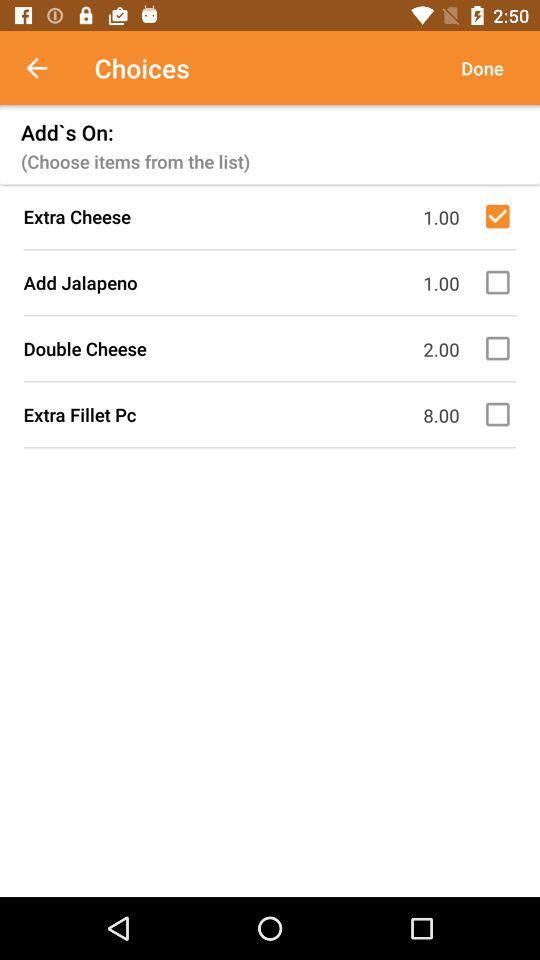  Describe the element at coordinates (500, 216) in the screenshot. I see `object` at that location.